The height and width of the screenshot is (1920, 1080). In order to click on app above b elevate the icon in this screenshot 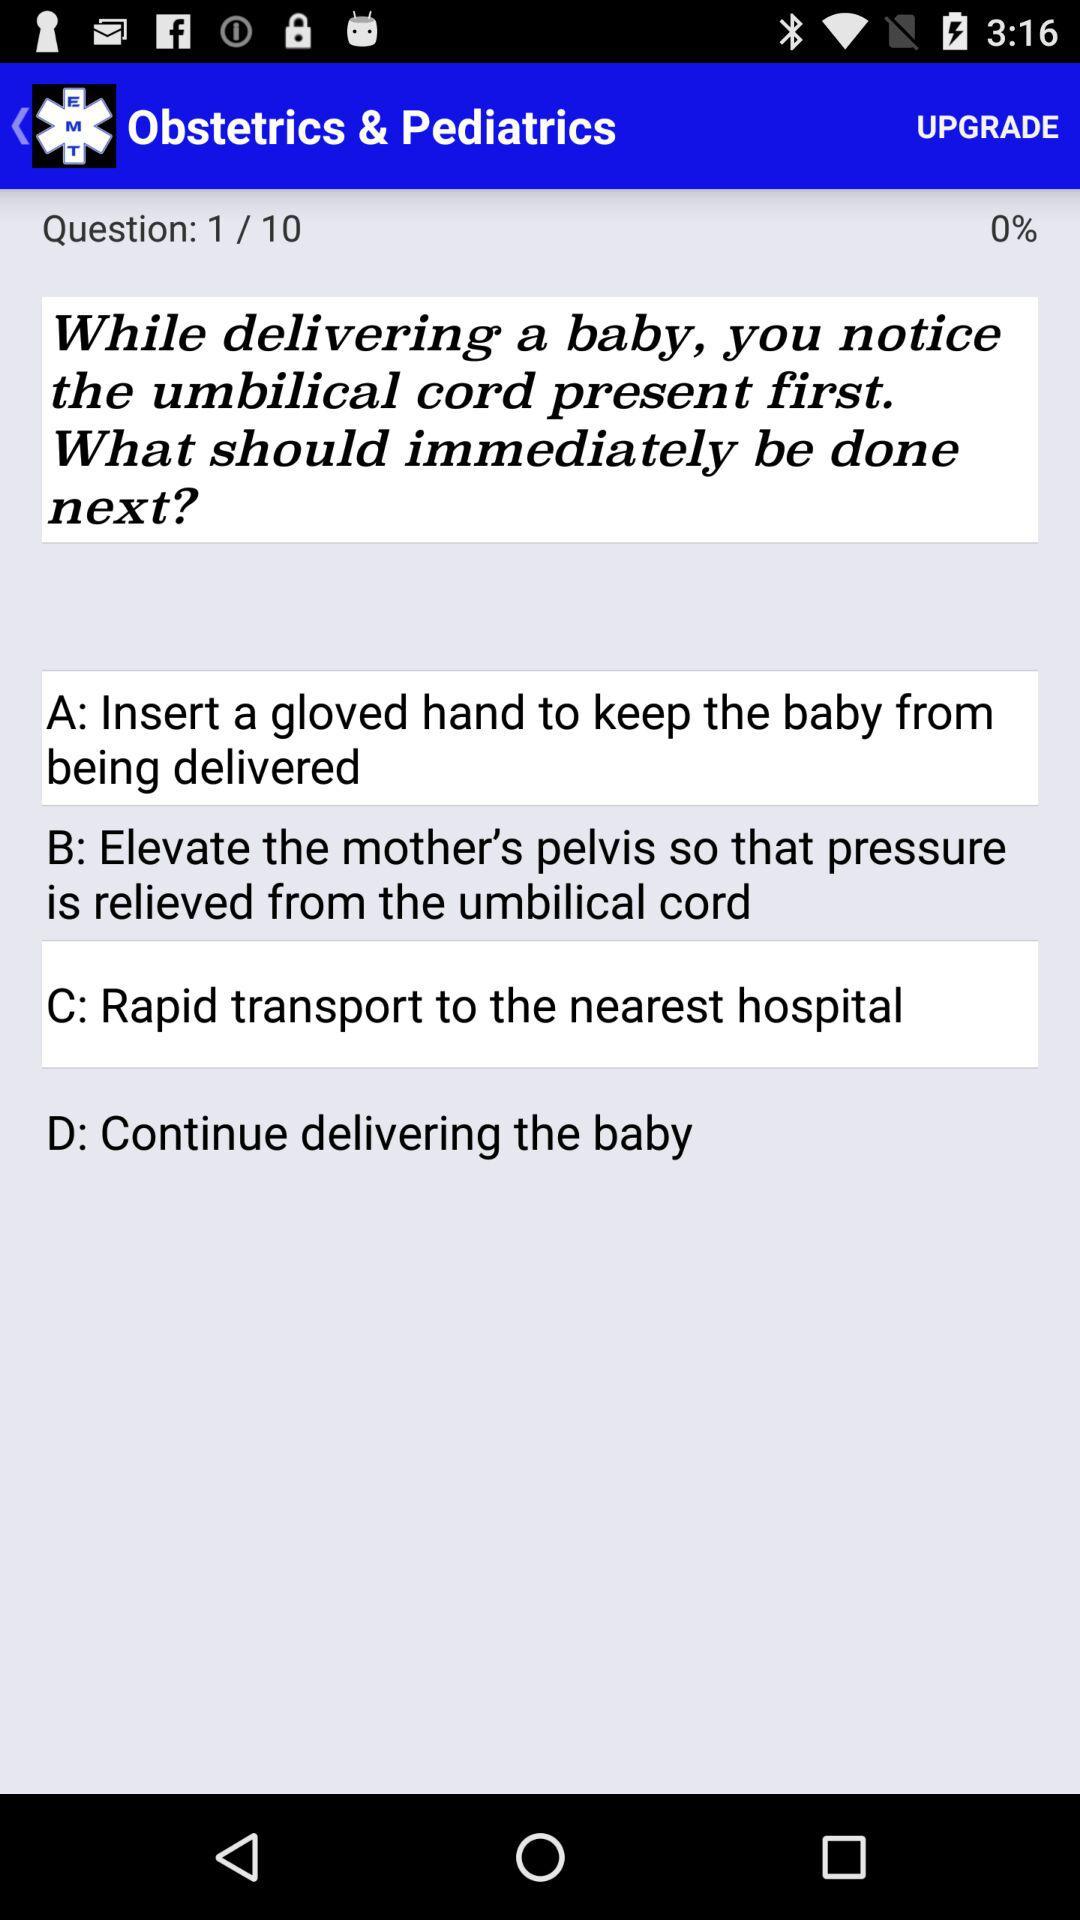, I will do `click(540, 737)`.